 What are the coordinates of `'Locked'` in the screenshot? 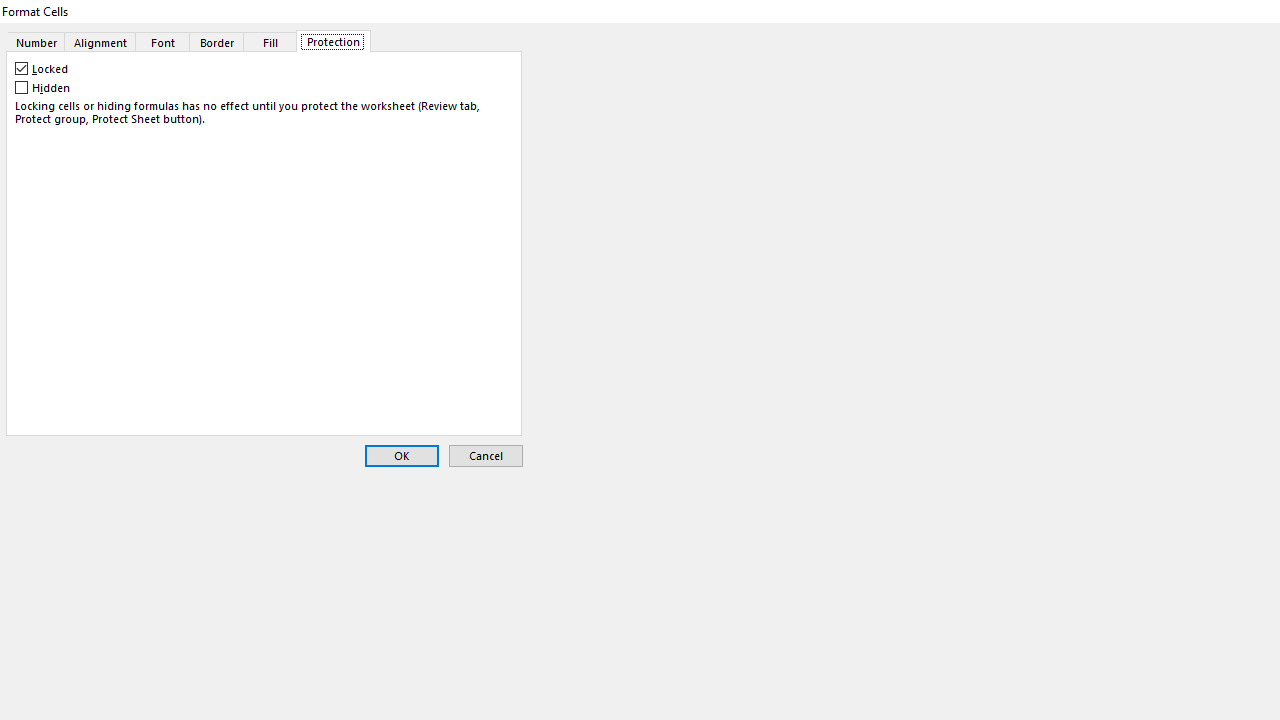 It's located at (42, 68).